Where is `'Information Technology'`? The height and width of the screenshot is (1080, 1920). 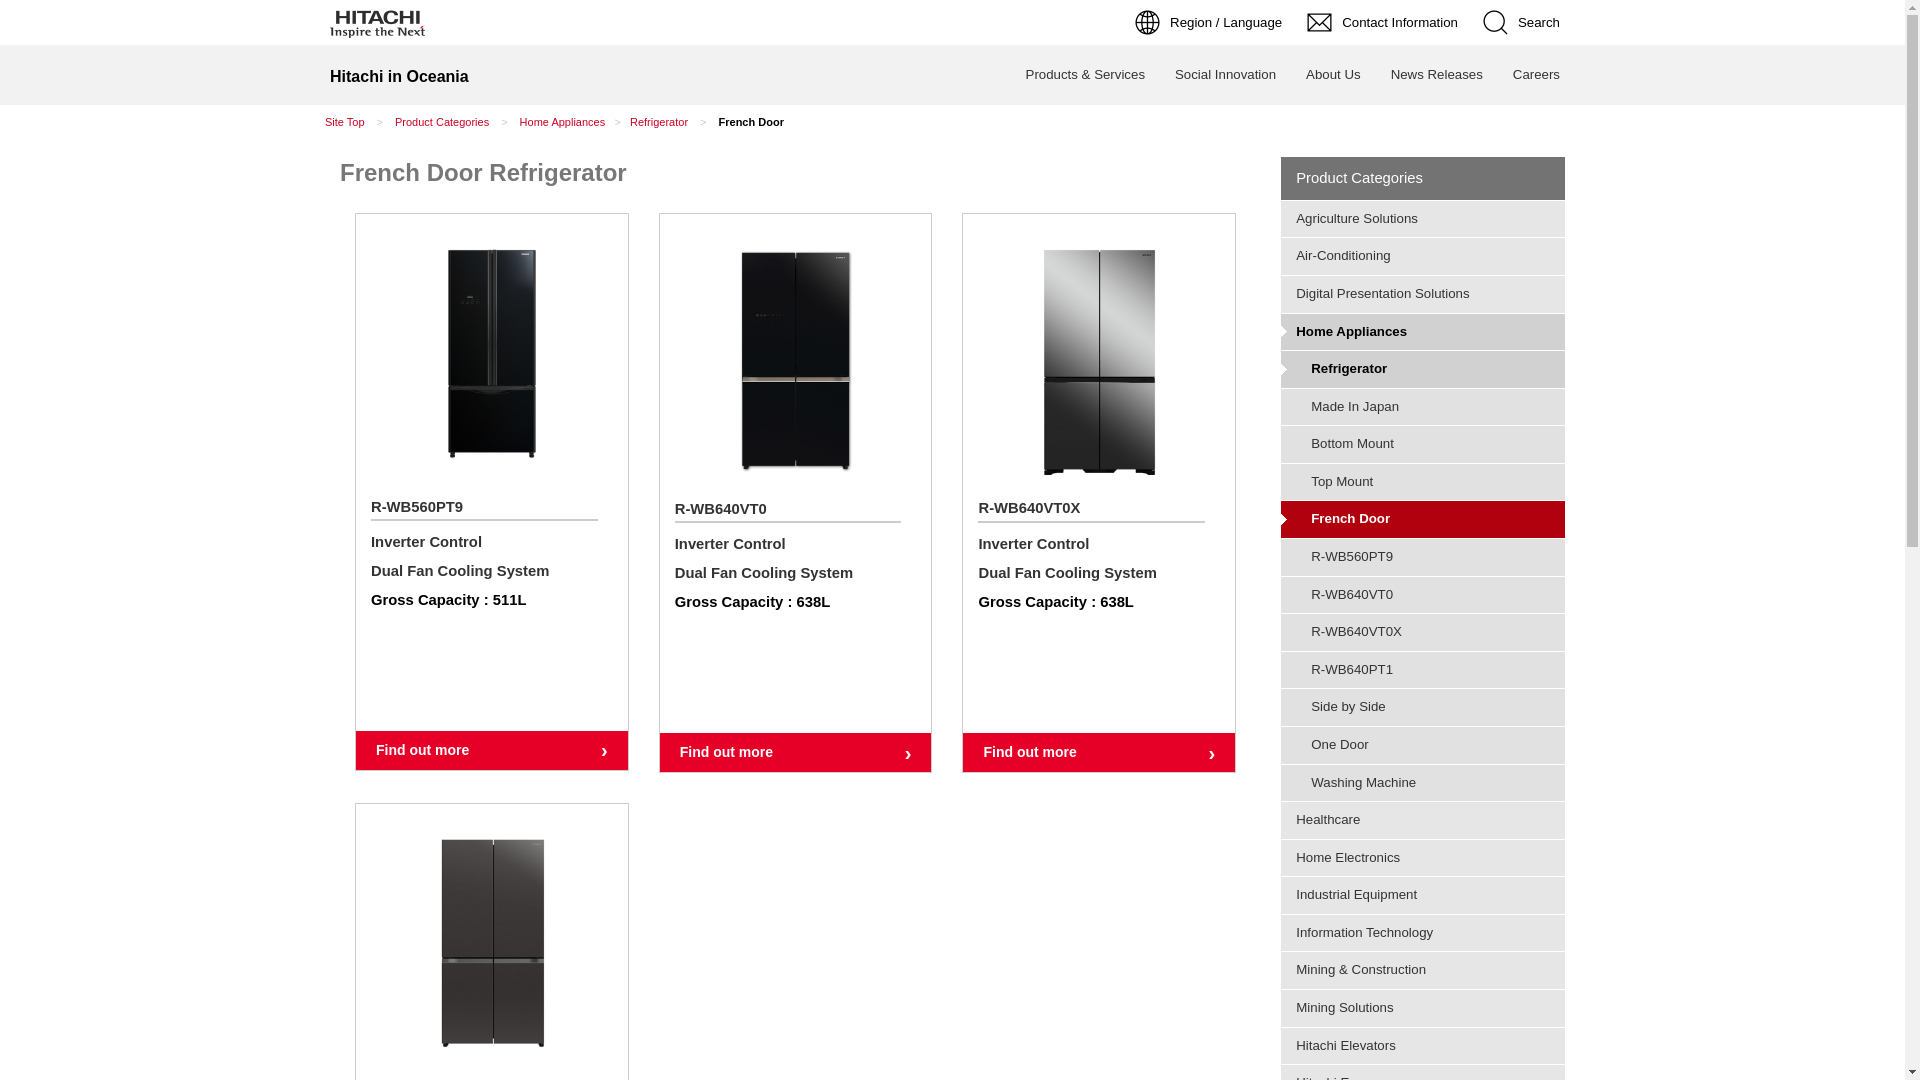
'Information Technology' is located at coordinates (1421, 933).